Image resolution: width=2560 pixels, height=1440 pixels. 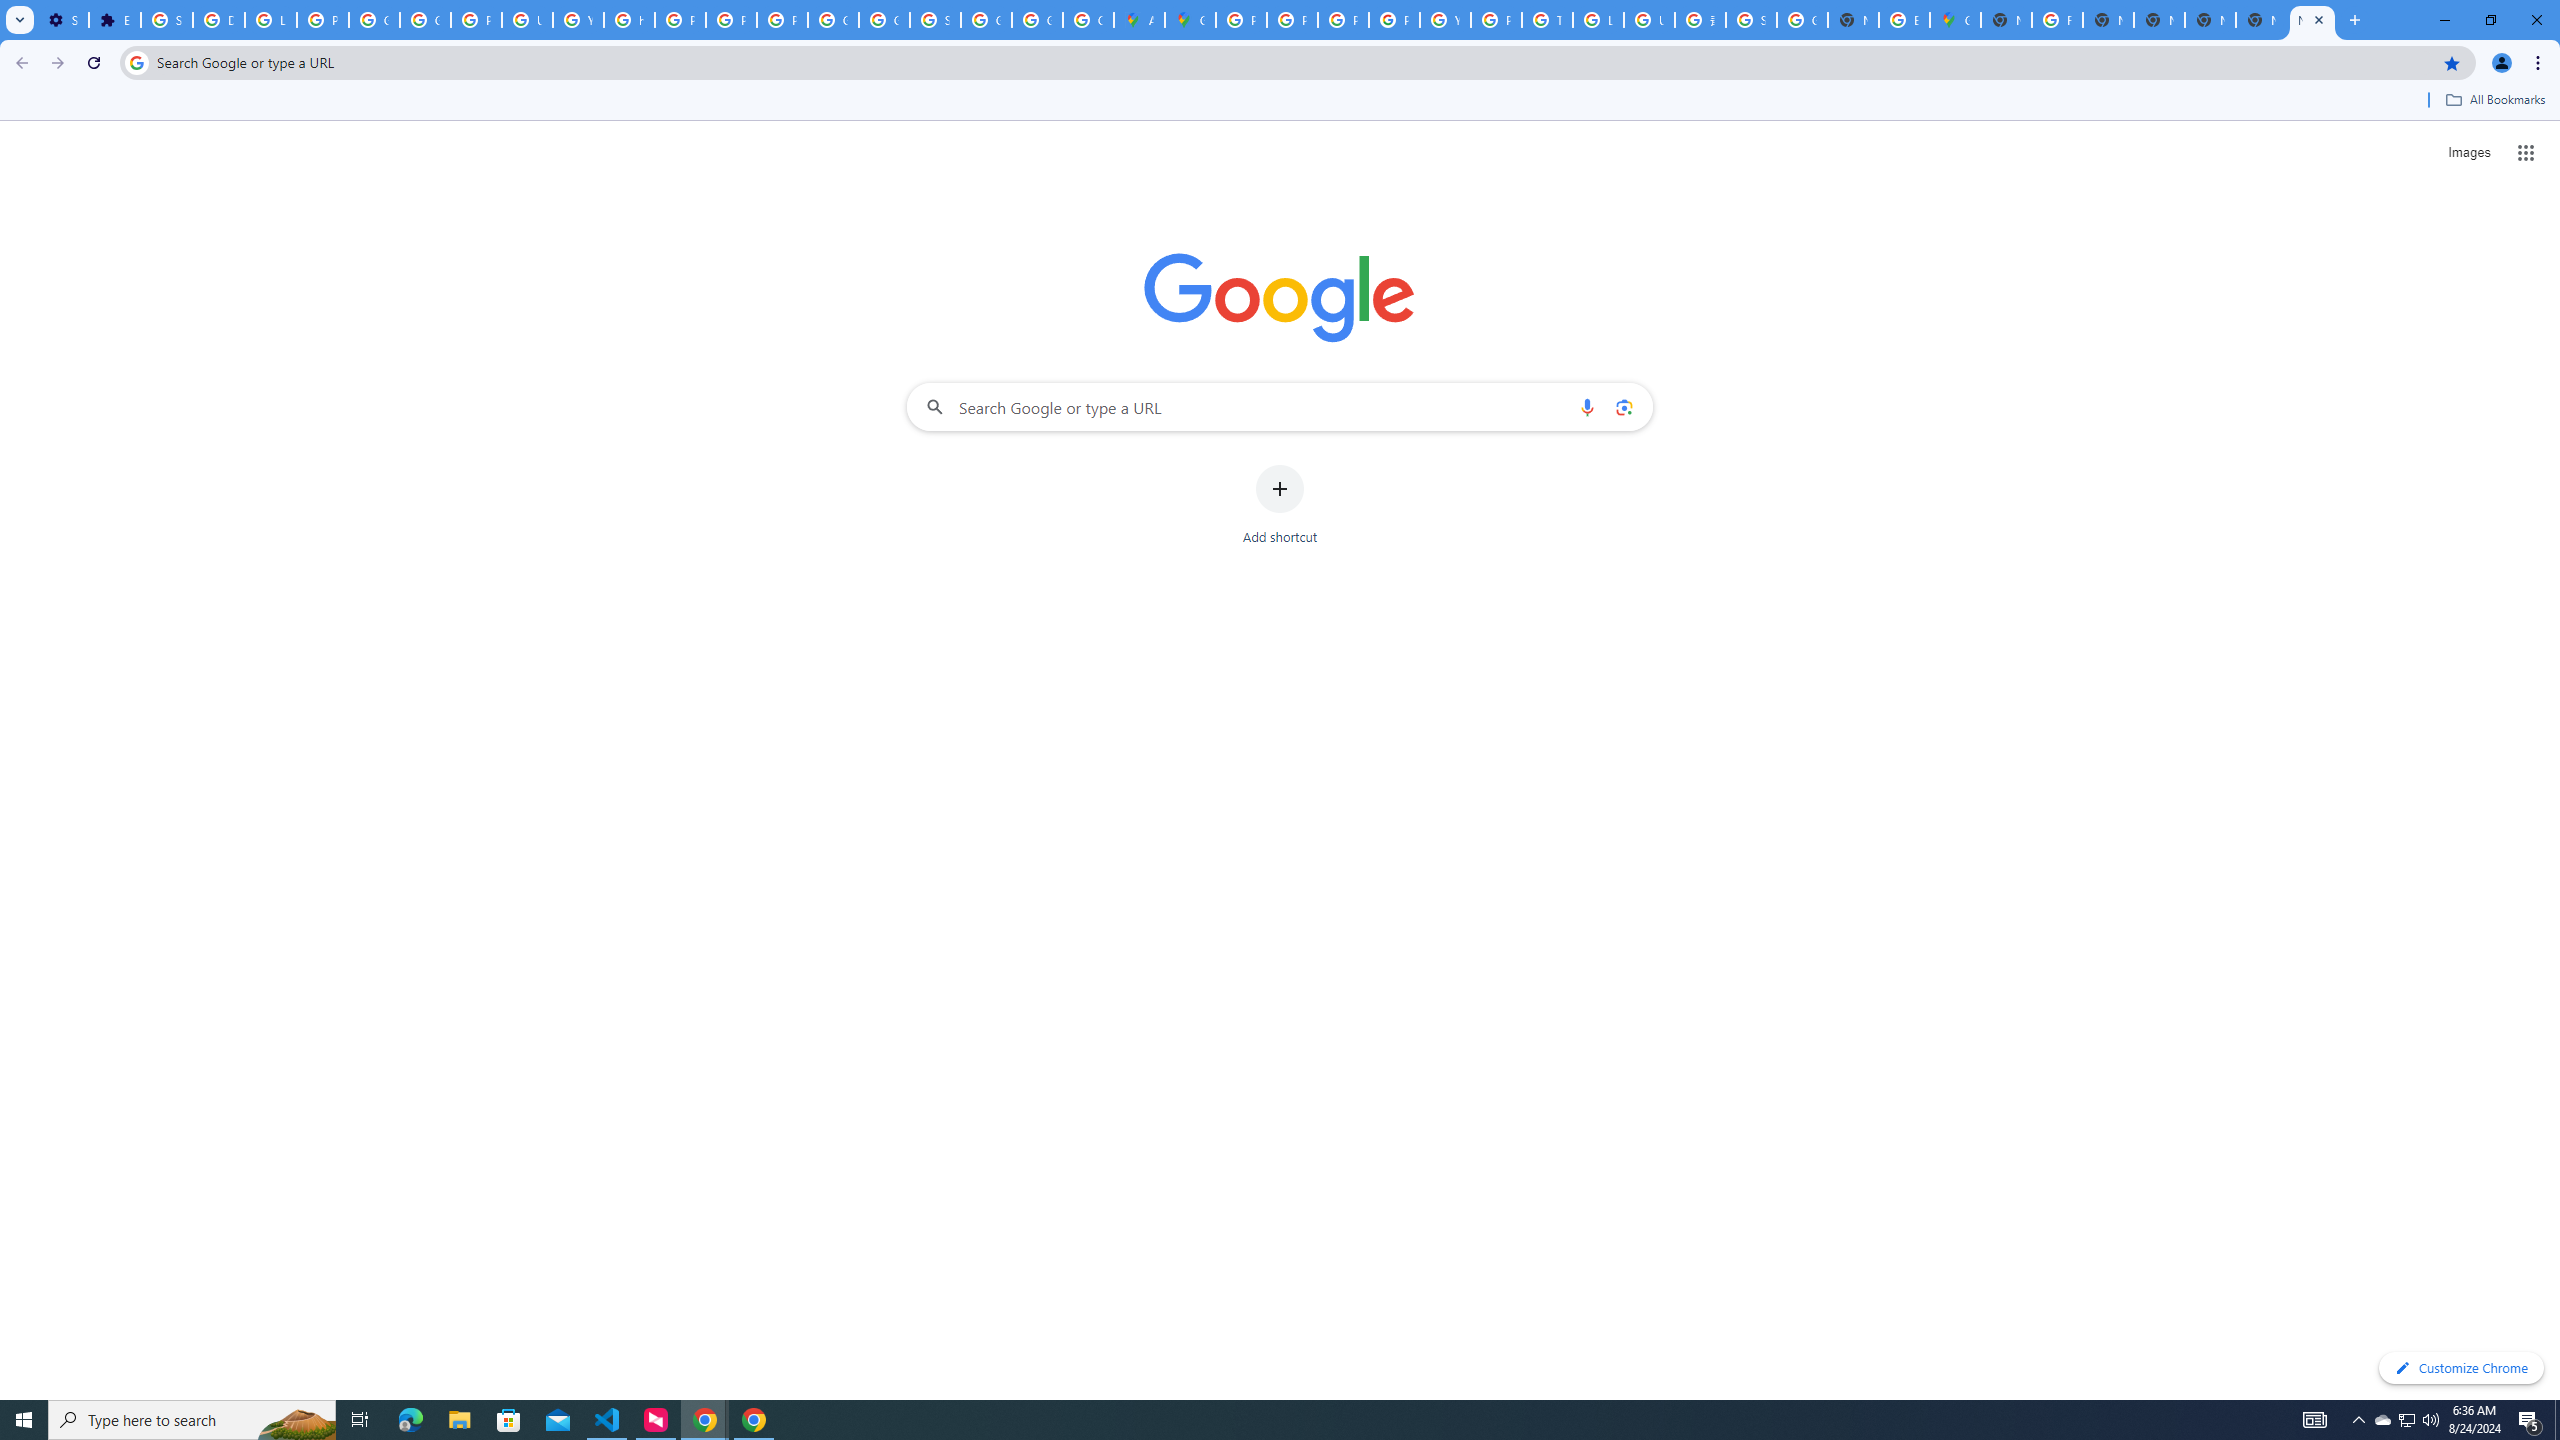 I want to click on 'Learn how to find your photos - Google Photos Help', so click(x=270, y=19).